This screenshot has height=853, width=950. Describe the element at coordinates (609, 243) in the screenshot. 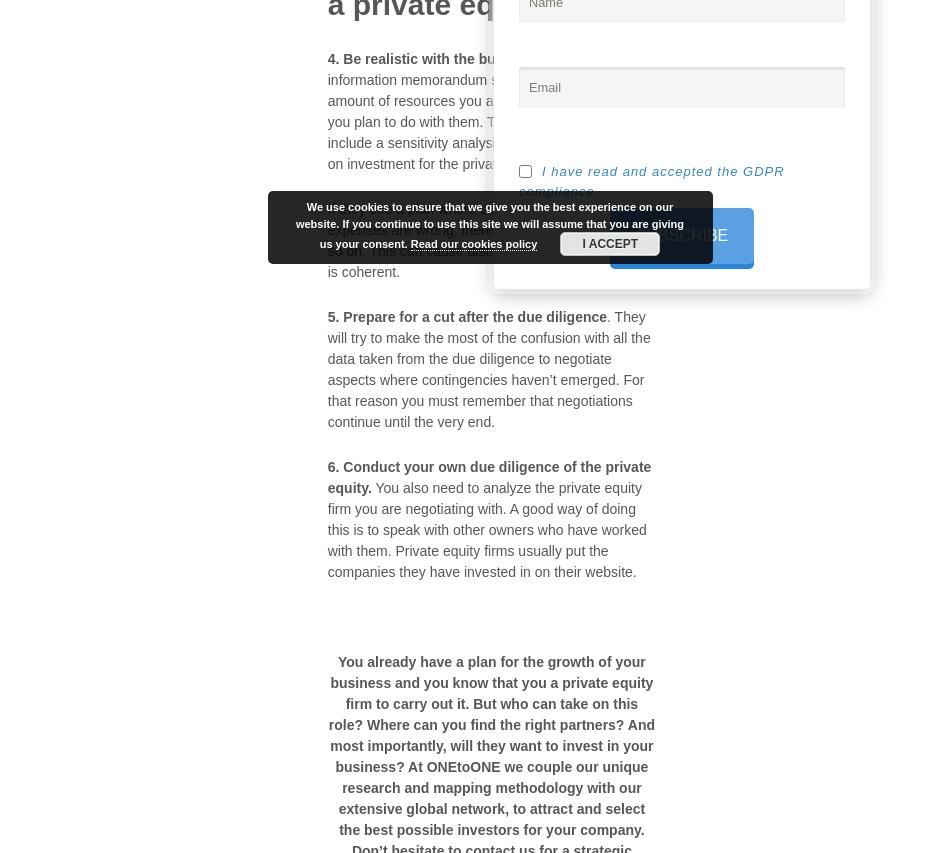

I see `'I ACCEPT'` at that location.